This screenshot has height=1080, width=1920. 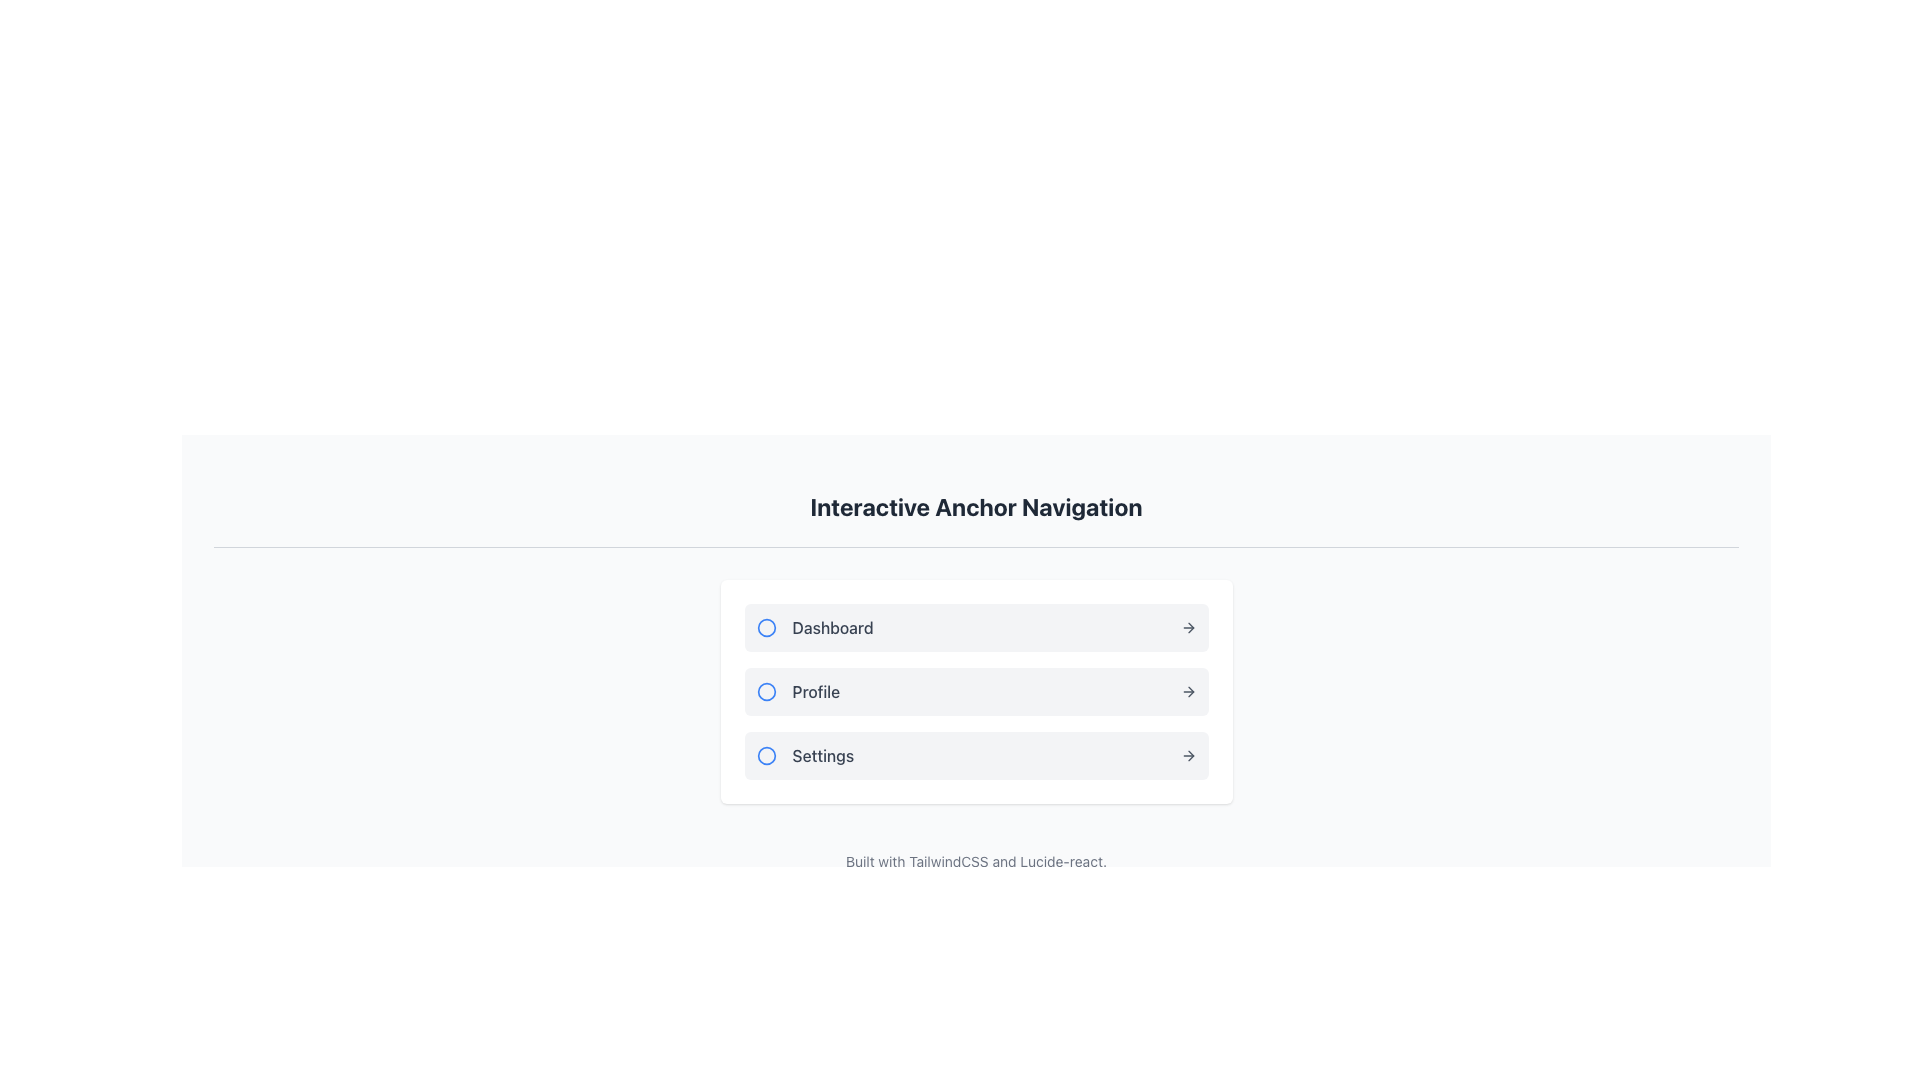 What do you see at coordinates (1188, 756) in the screenshot?
I see `the right-pointing arrow icon located at the far-right side of the 'Settings' button` at bounding box center [1188, 756].